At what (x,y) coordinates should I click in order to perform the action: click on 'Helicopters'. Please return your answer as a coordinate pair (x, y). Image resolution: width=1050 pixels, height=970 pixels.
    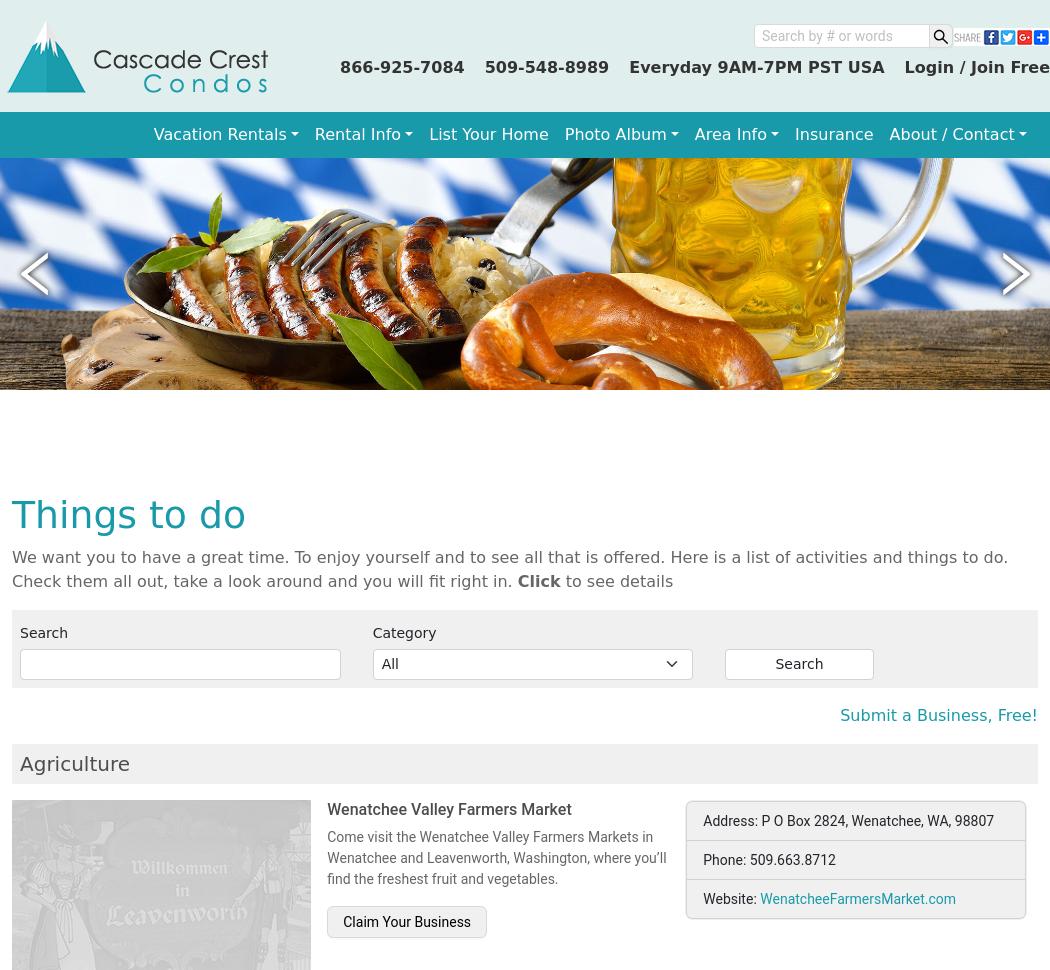
    Looking at the image, I should click on (76, 203).